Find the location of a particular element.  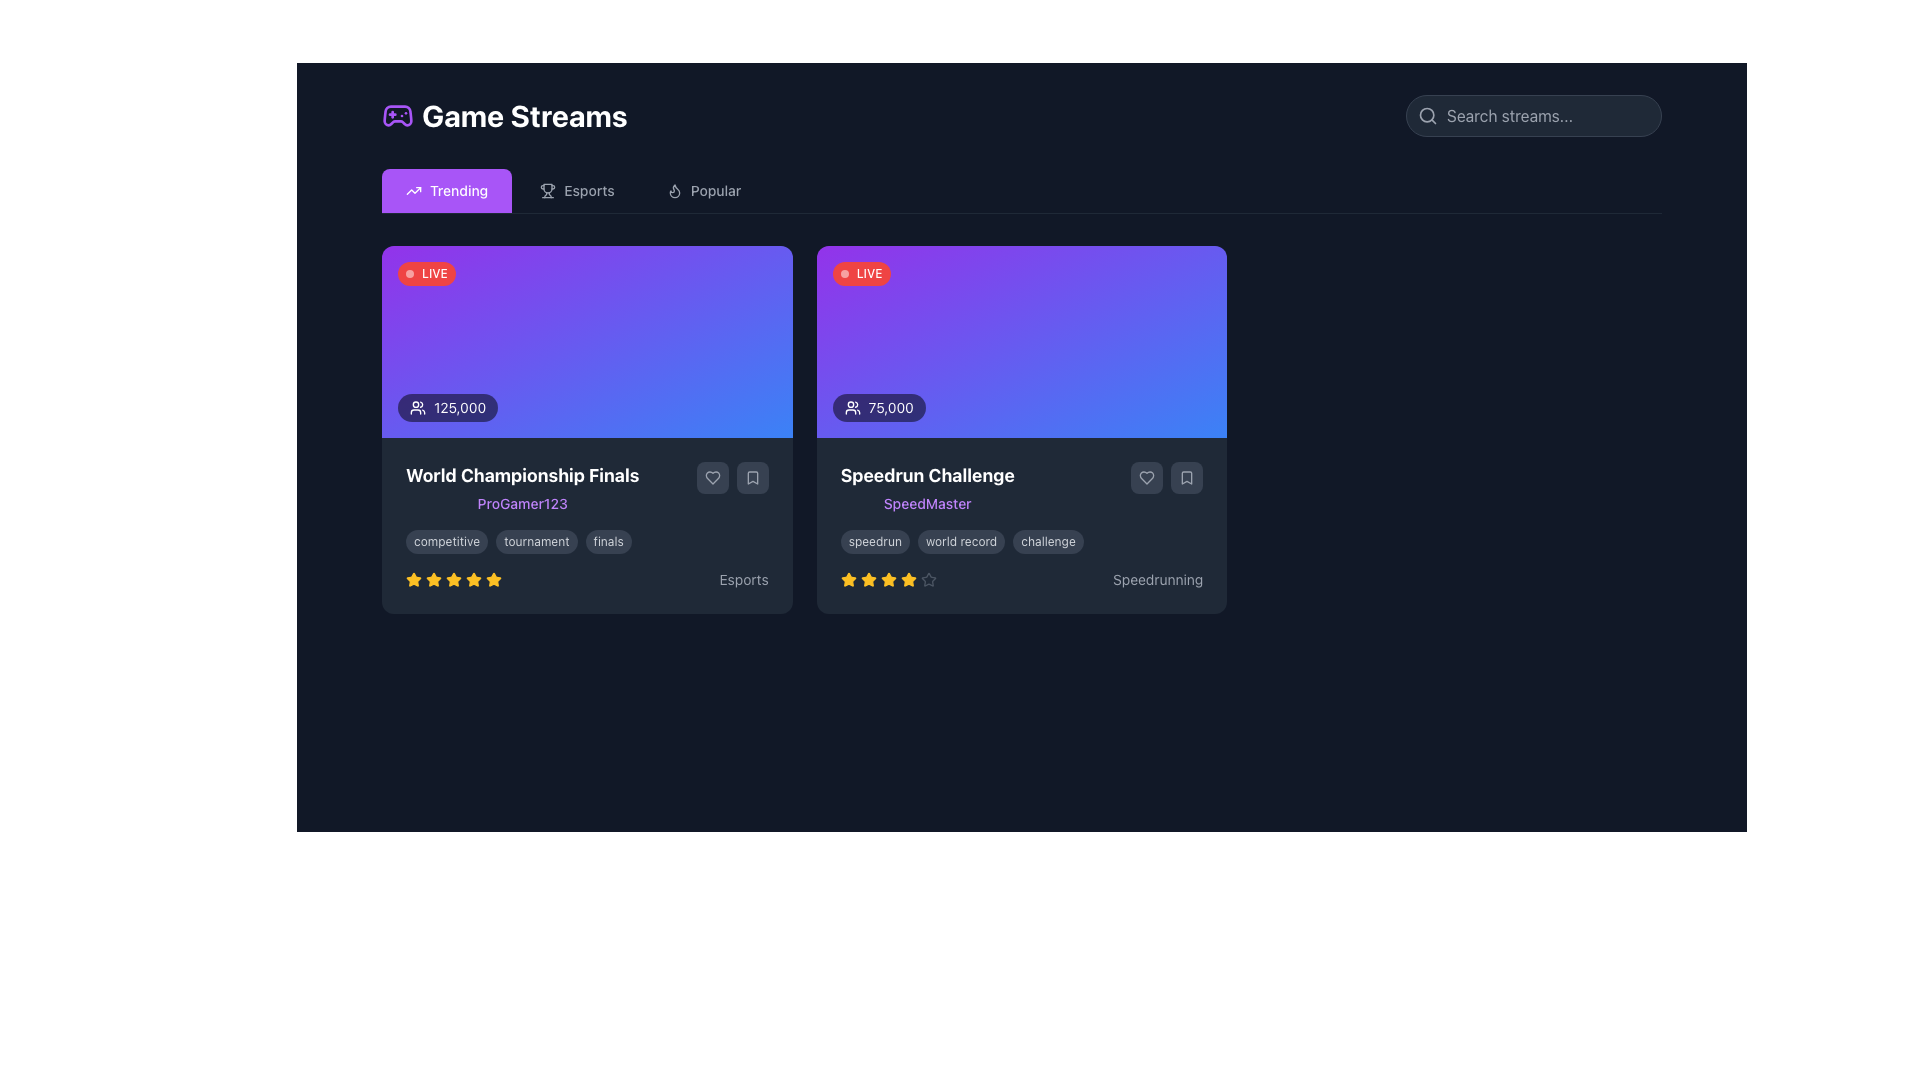

the individual tag within the Tag group styled with small capsules containing the words 'competitive', 'tournament', and 'finals' is located at coordinates (585, 542).